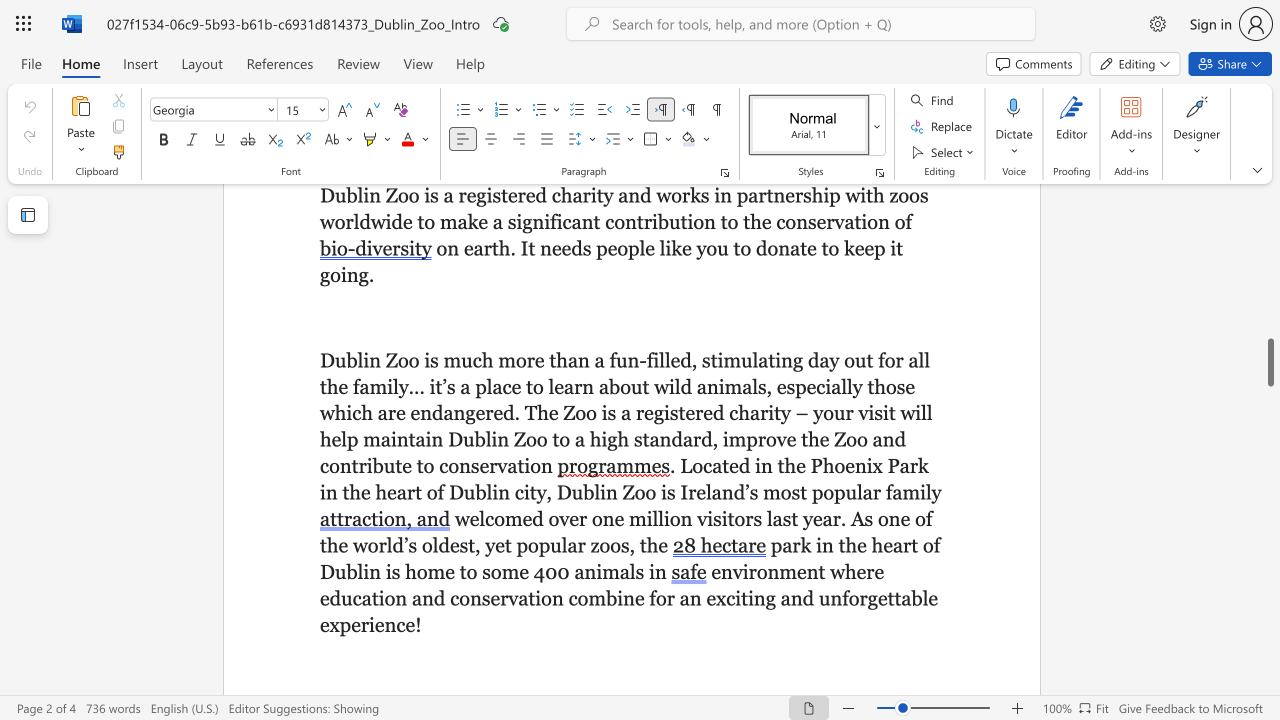  I want to click on the 6th character "e" in the text, so click(701, 492).